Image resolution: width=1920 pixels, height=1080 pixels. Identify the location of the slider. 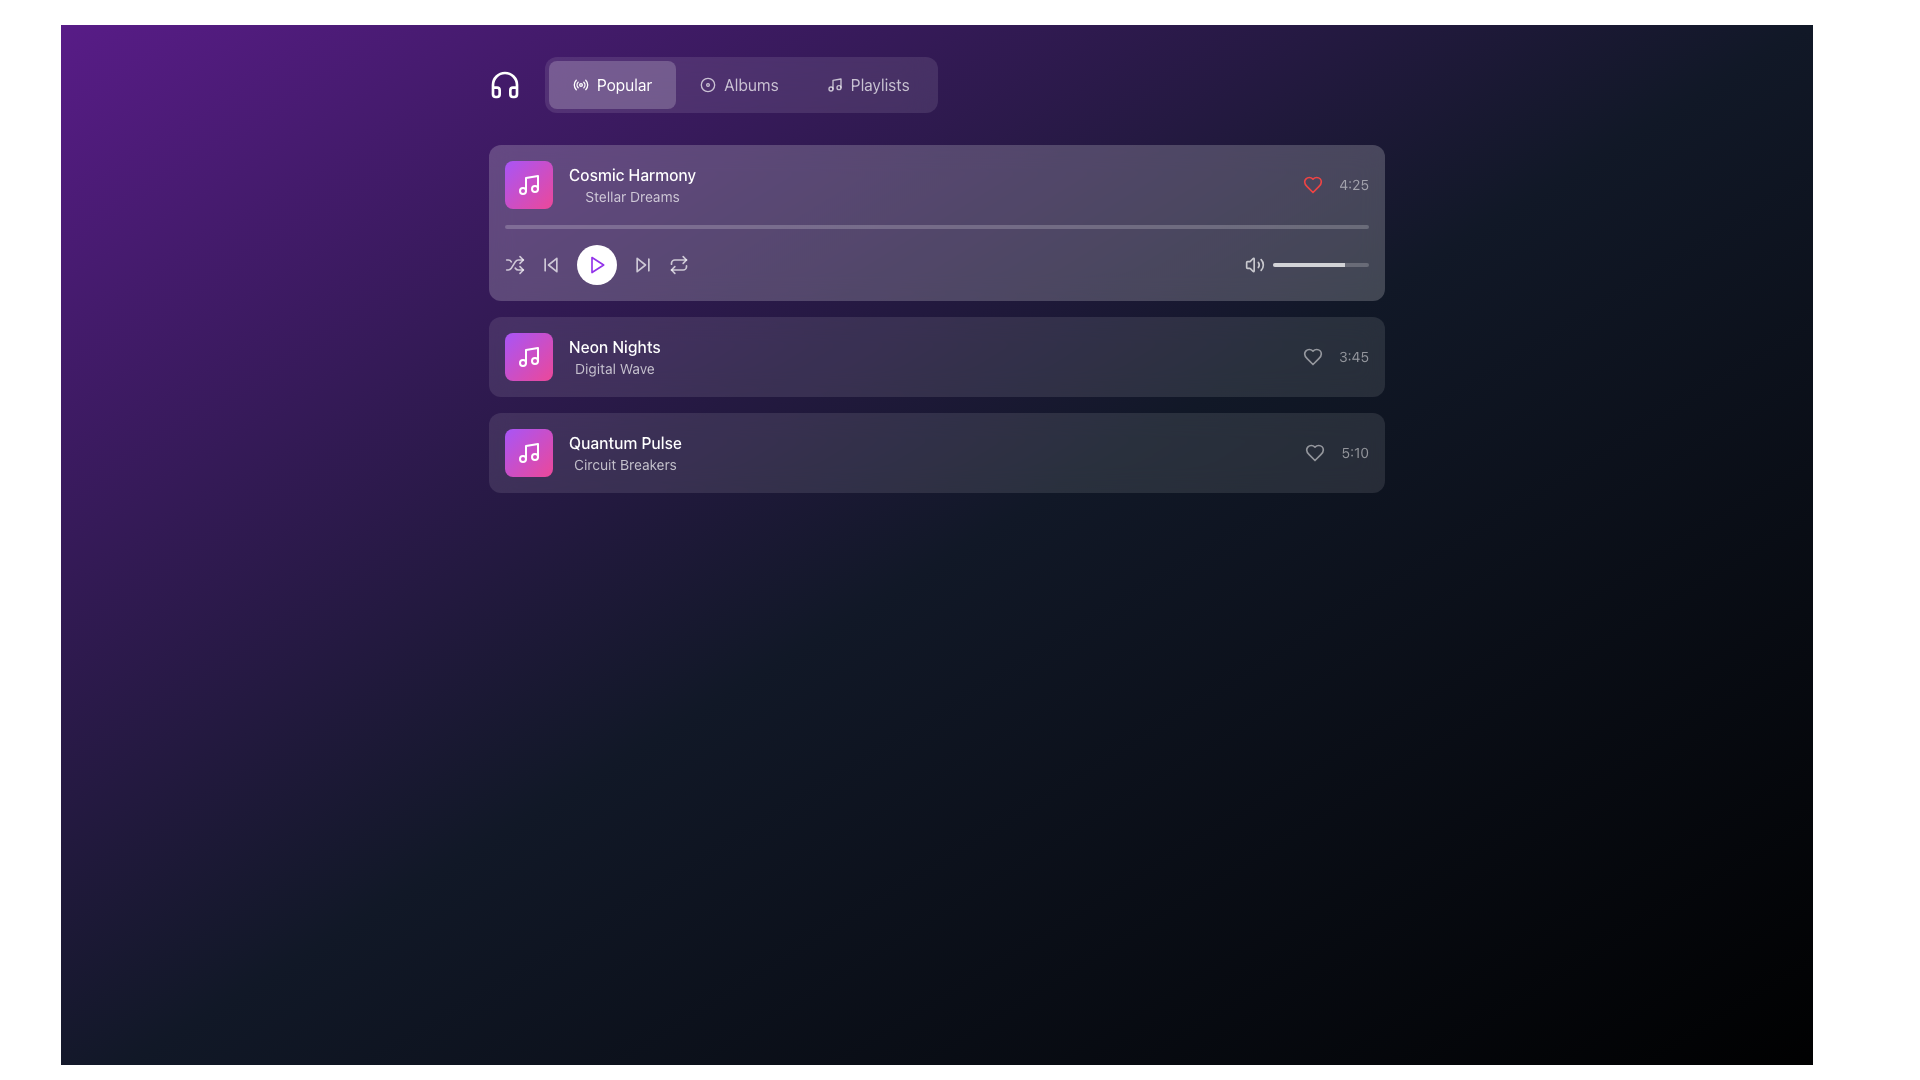
(1318, 264).